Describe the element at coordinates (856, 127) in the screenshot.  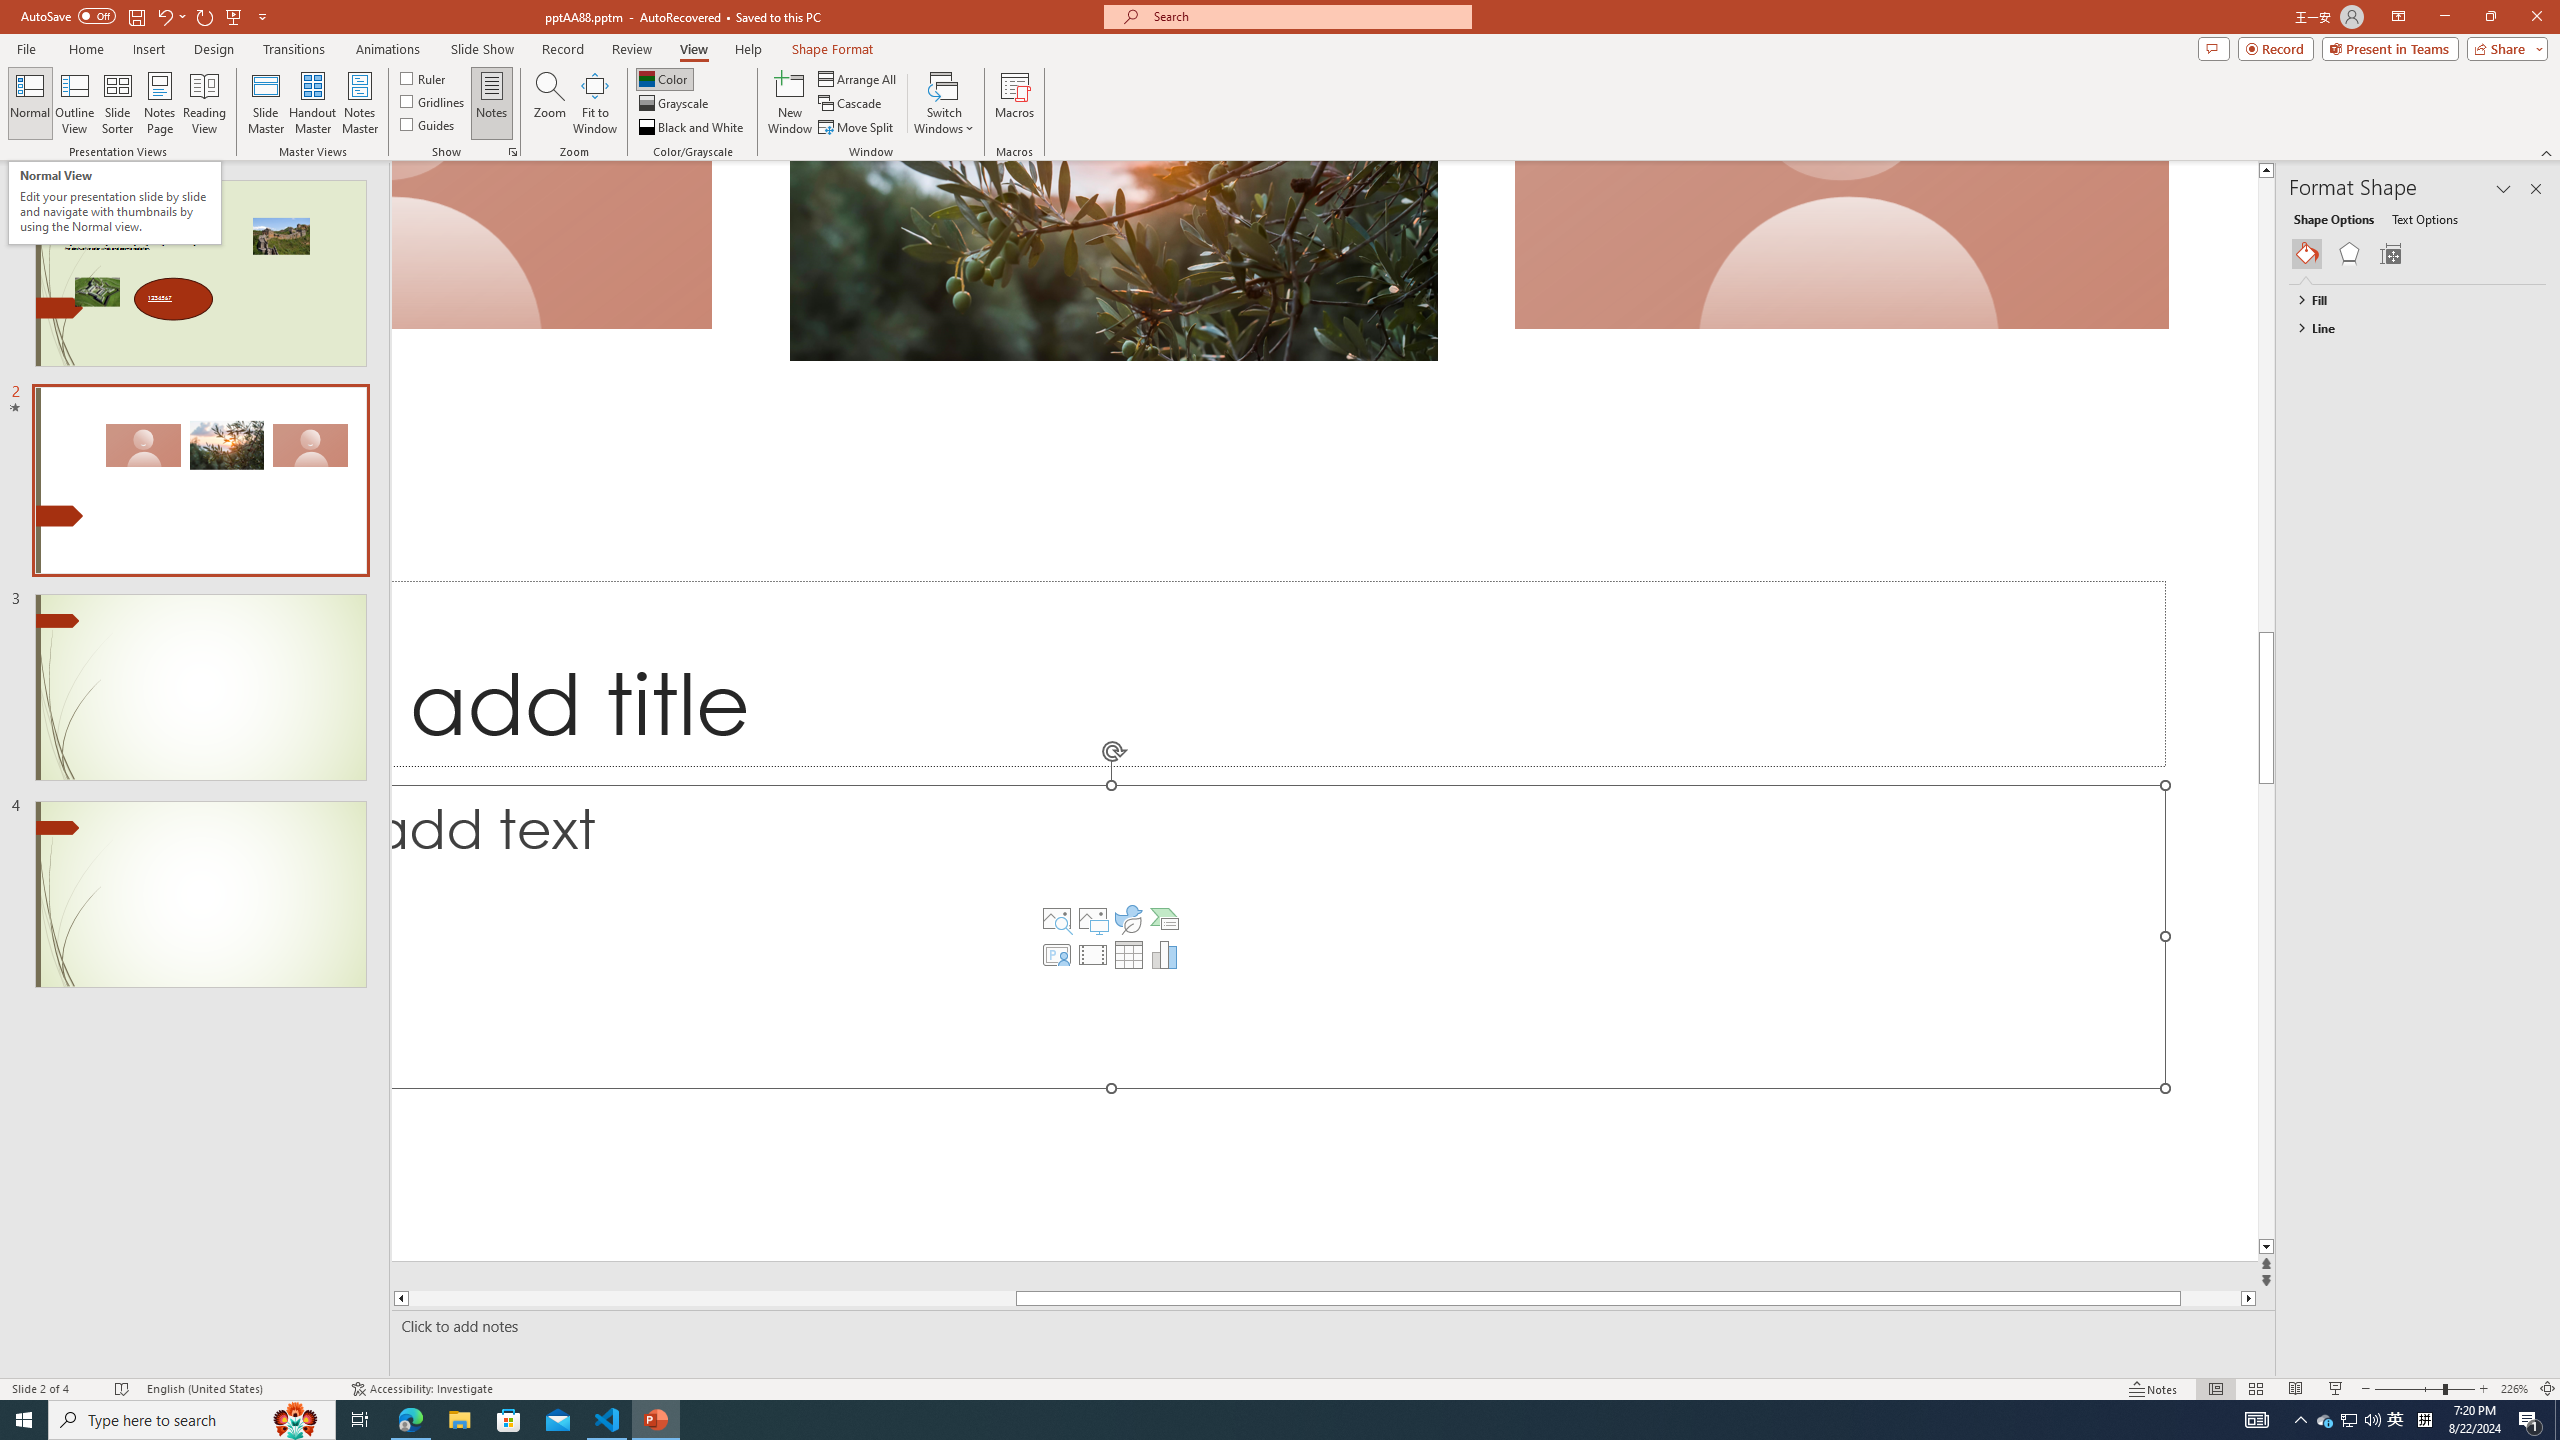
I see `'Move Split'` at that location.